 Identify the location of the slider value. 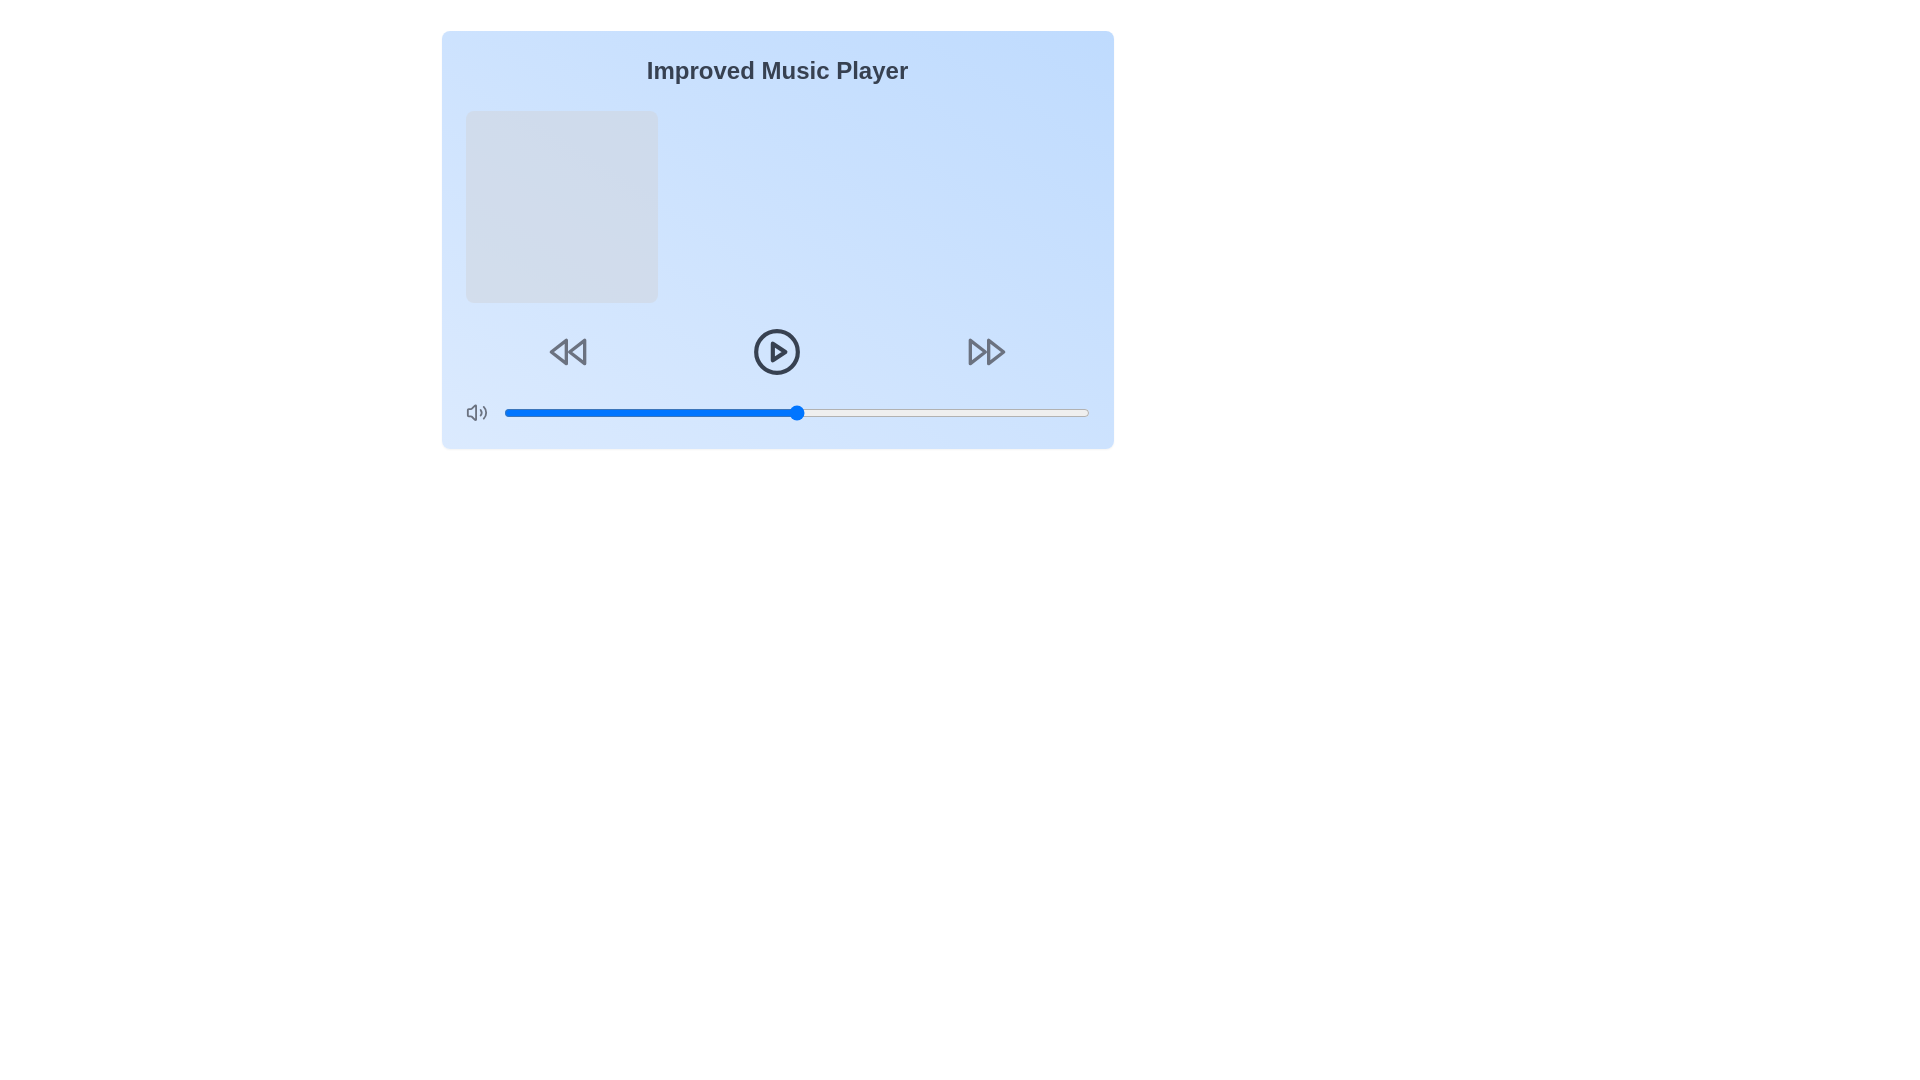
(1082, 411).